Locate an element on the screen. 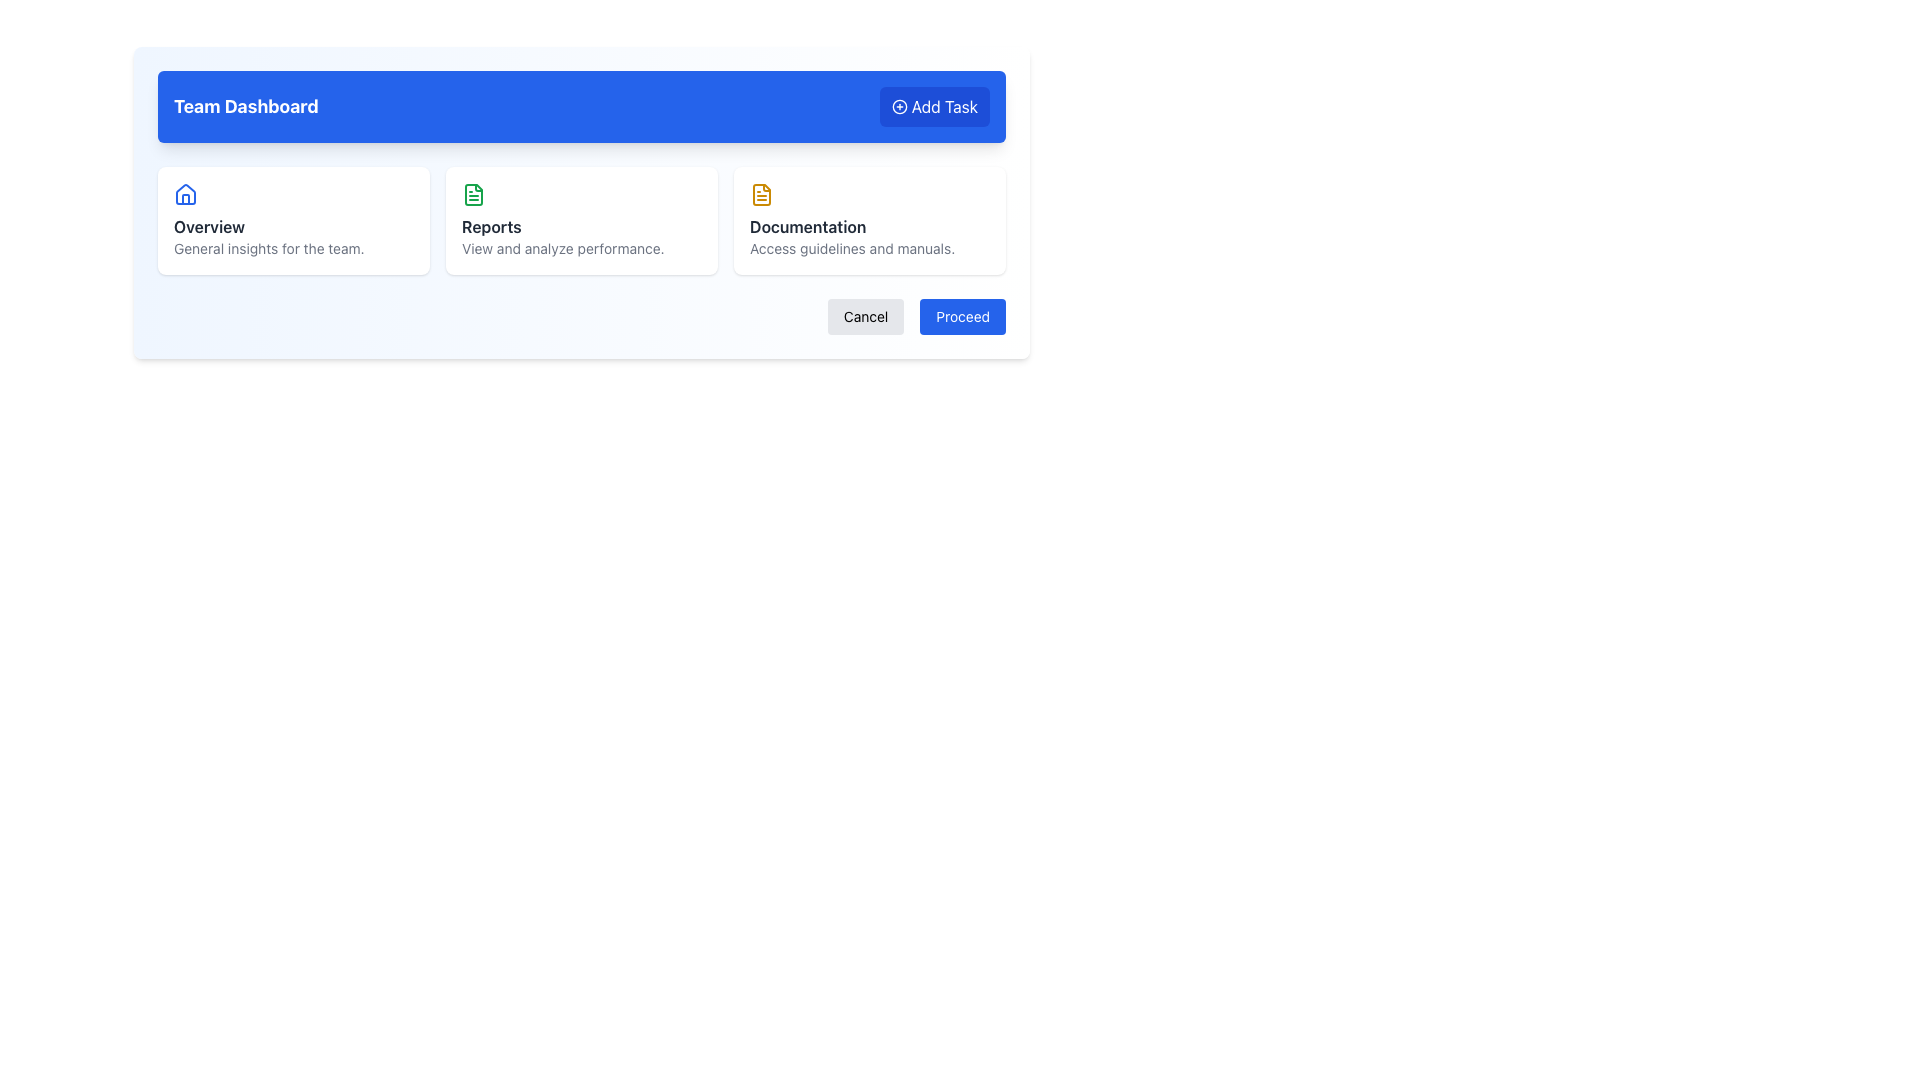 The width and height of the screenshot is (1920, 1080). the task creation button located on the right side of the blue header bar, adjacent to 'Team Dashboard' is located at coordinates (933, 107).